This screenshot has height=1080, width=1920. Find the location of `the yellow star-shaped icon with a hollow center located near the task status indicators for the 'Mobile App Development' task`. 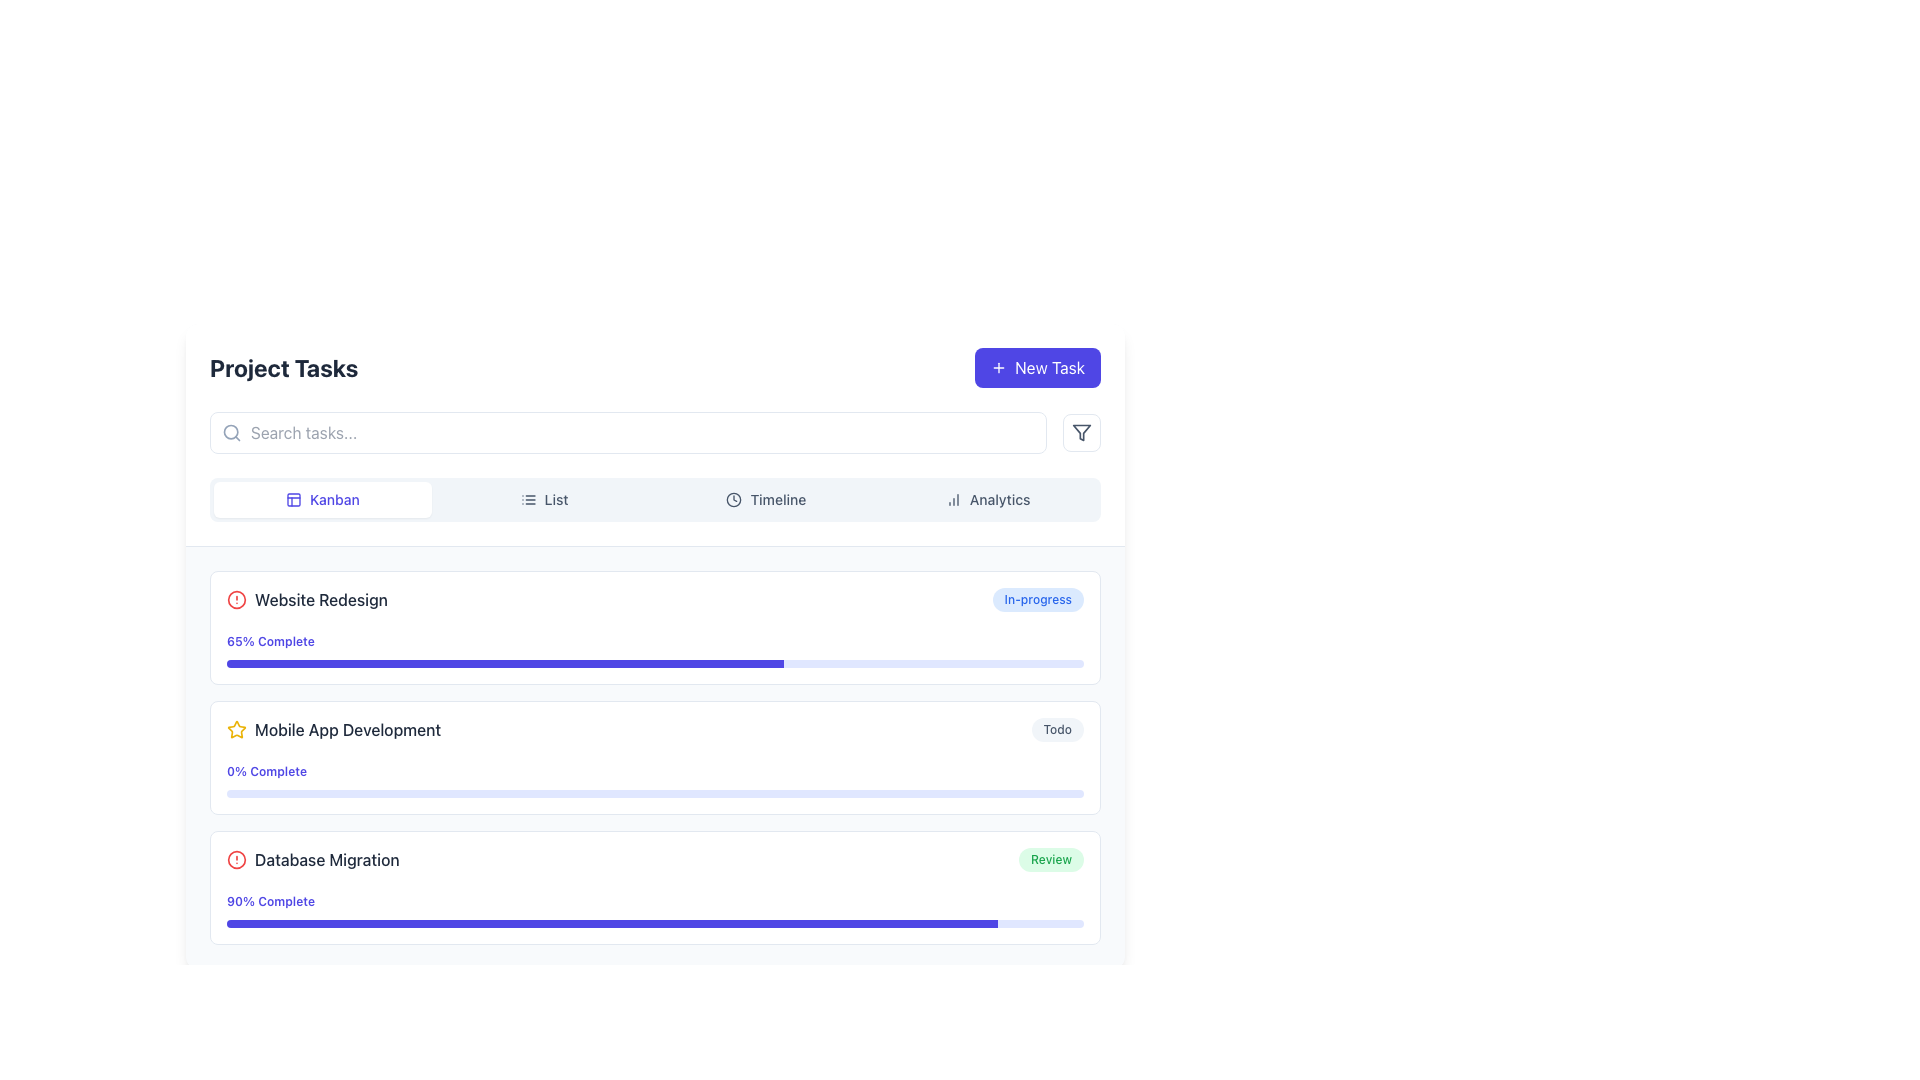

the yellow star-shaped icon with a hollow center located near the task status indicators for the 'Mobile App Development' task is located at coordinates (236, 729).